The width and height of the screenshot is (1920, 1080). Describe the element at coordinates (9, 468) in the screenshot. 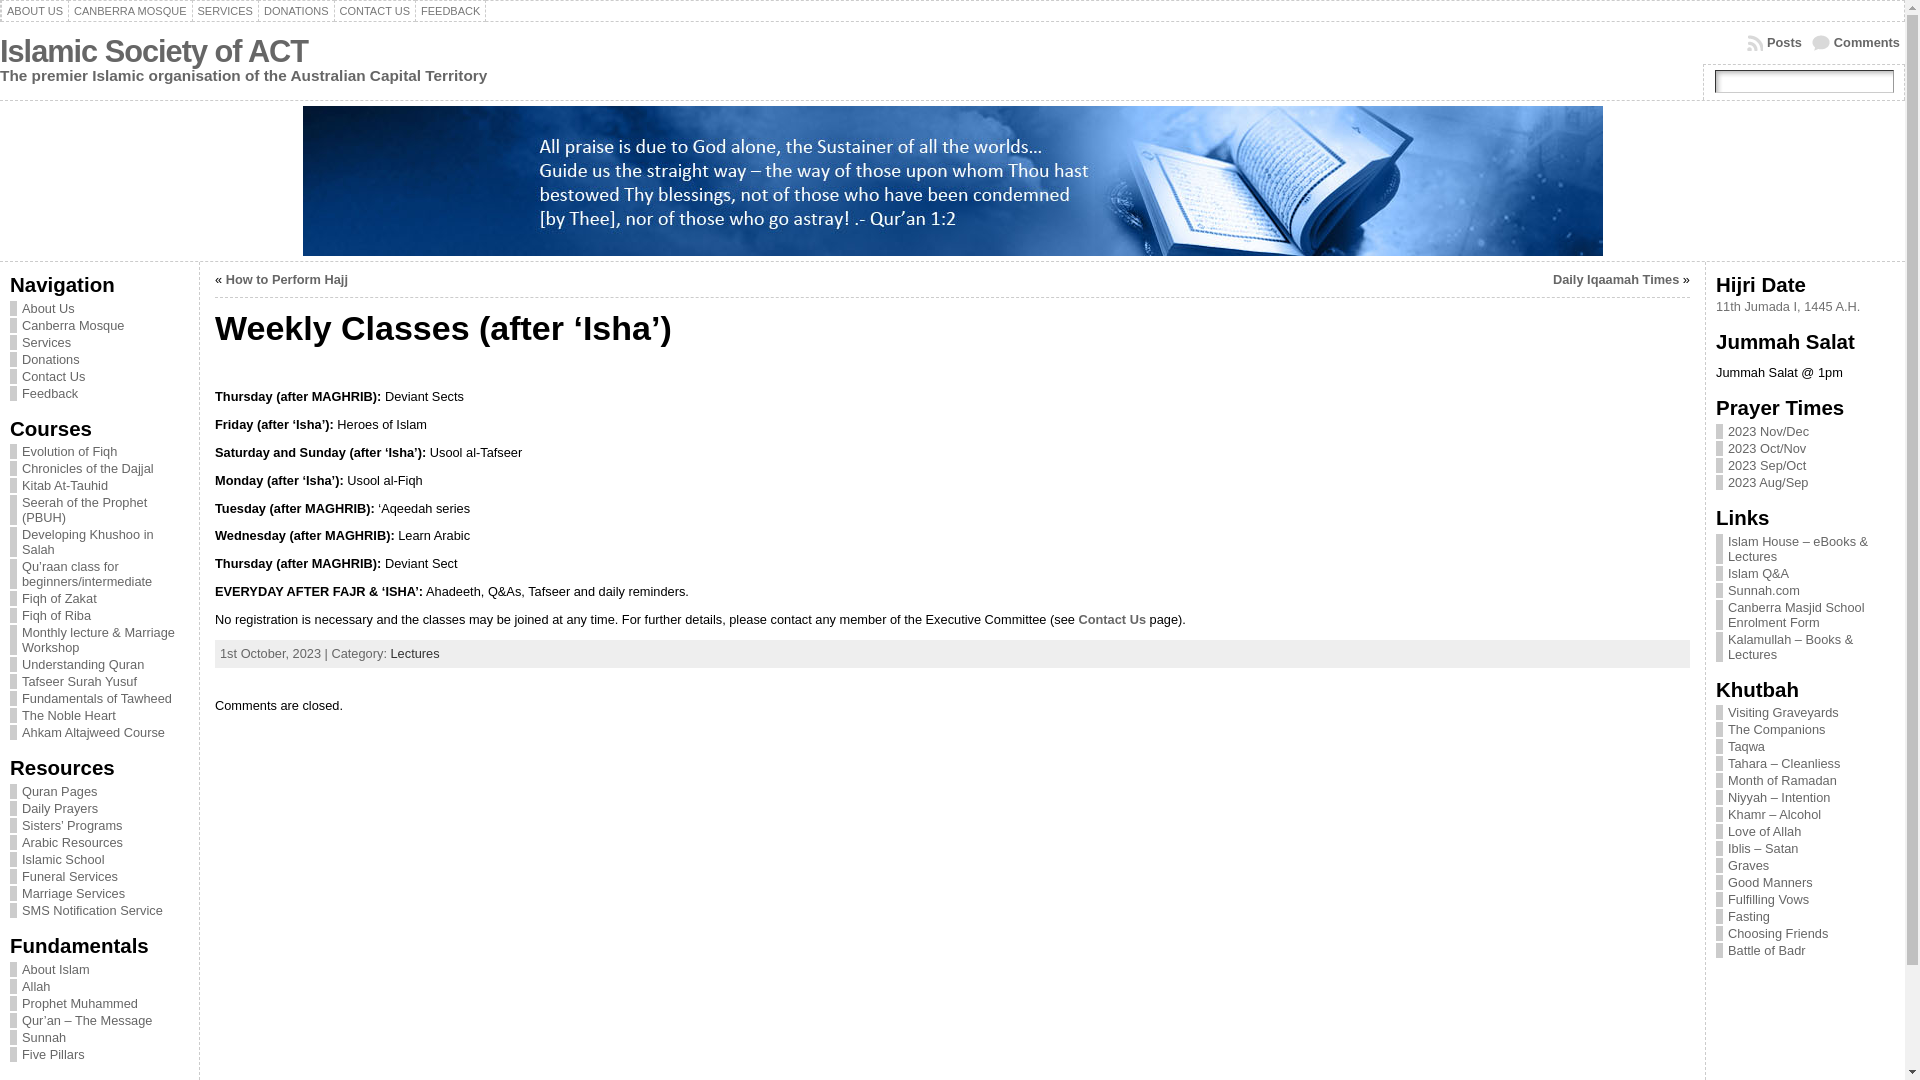

I see `'Chronicles of the Dajjal'` at that location.